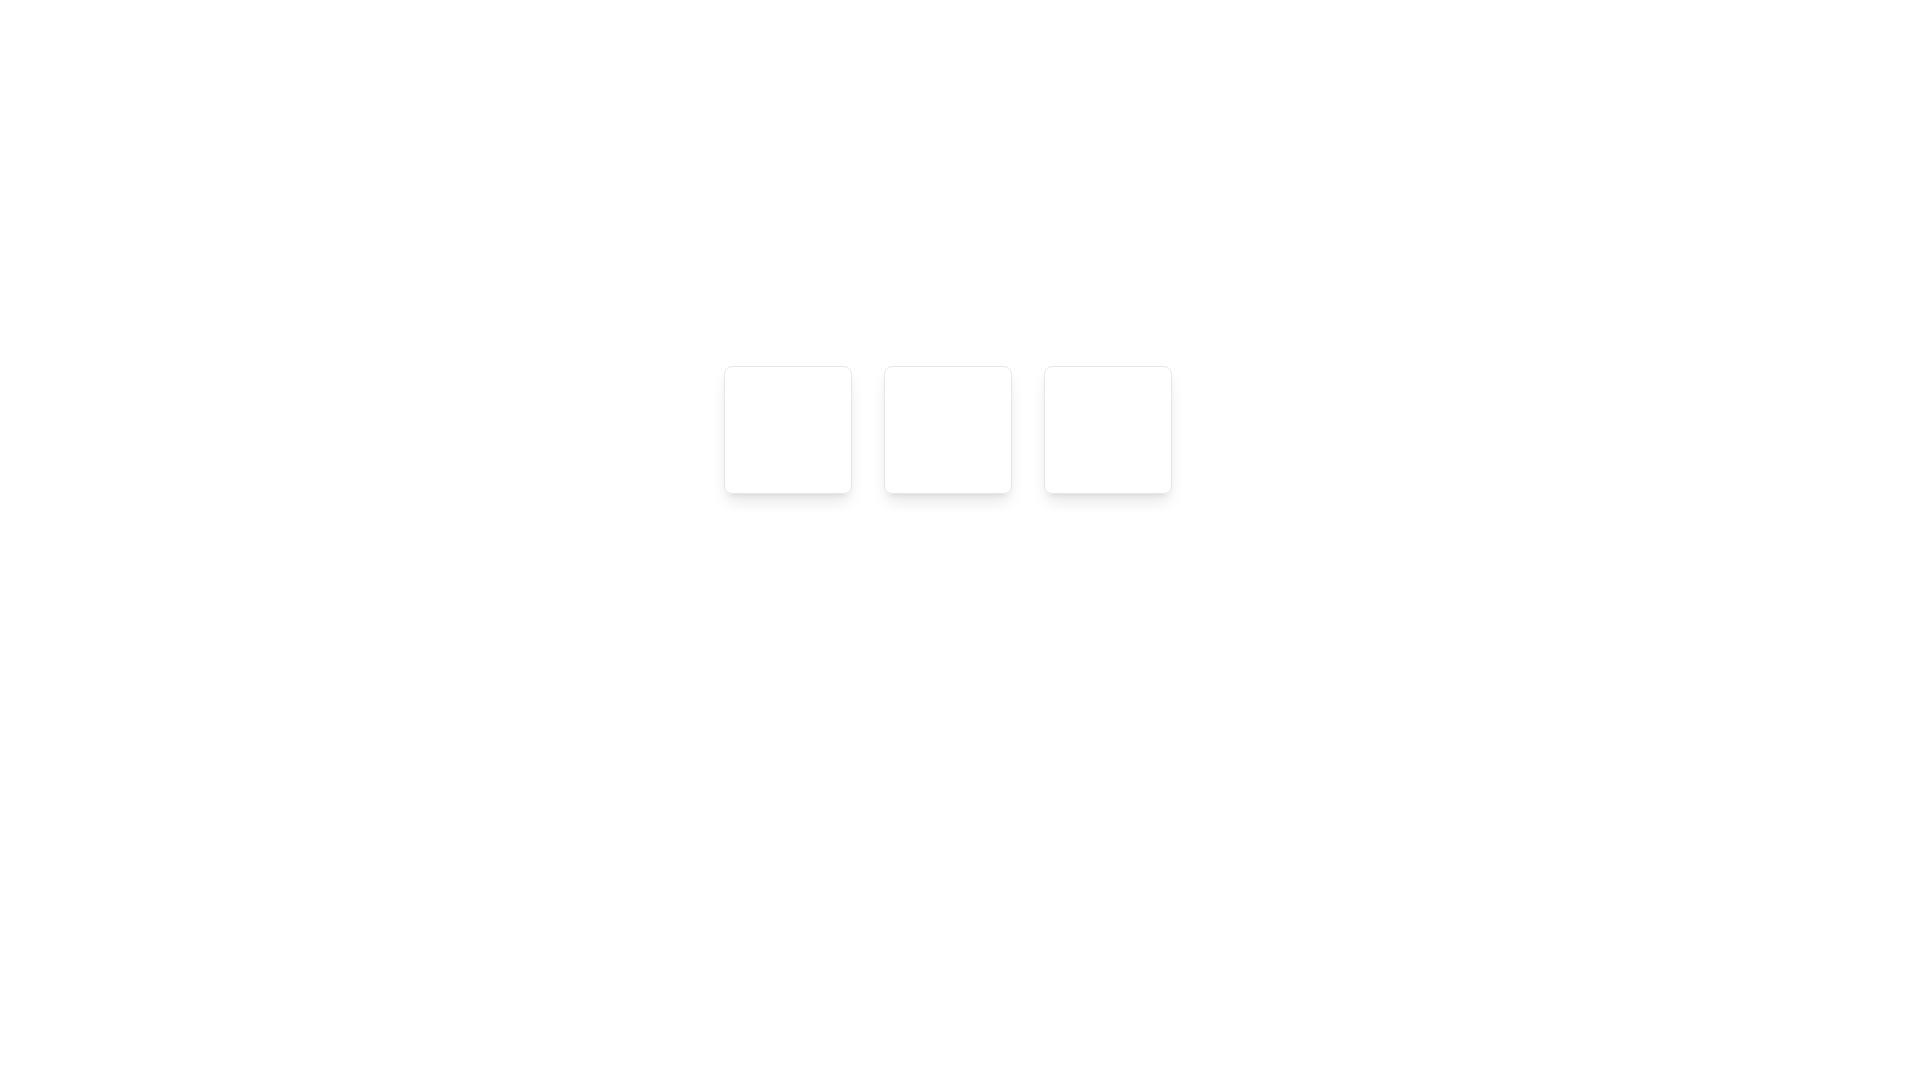 This screenshot has width=1920, height=1080. I want to click on the middle square tile in a horizontal row of three similar tiles, which features a light background, rounded corners, and a slight shadow effect, so click(946, 428).